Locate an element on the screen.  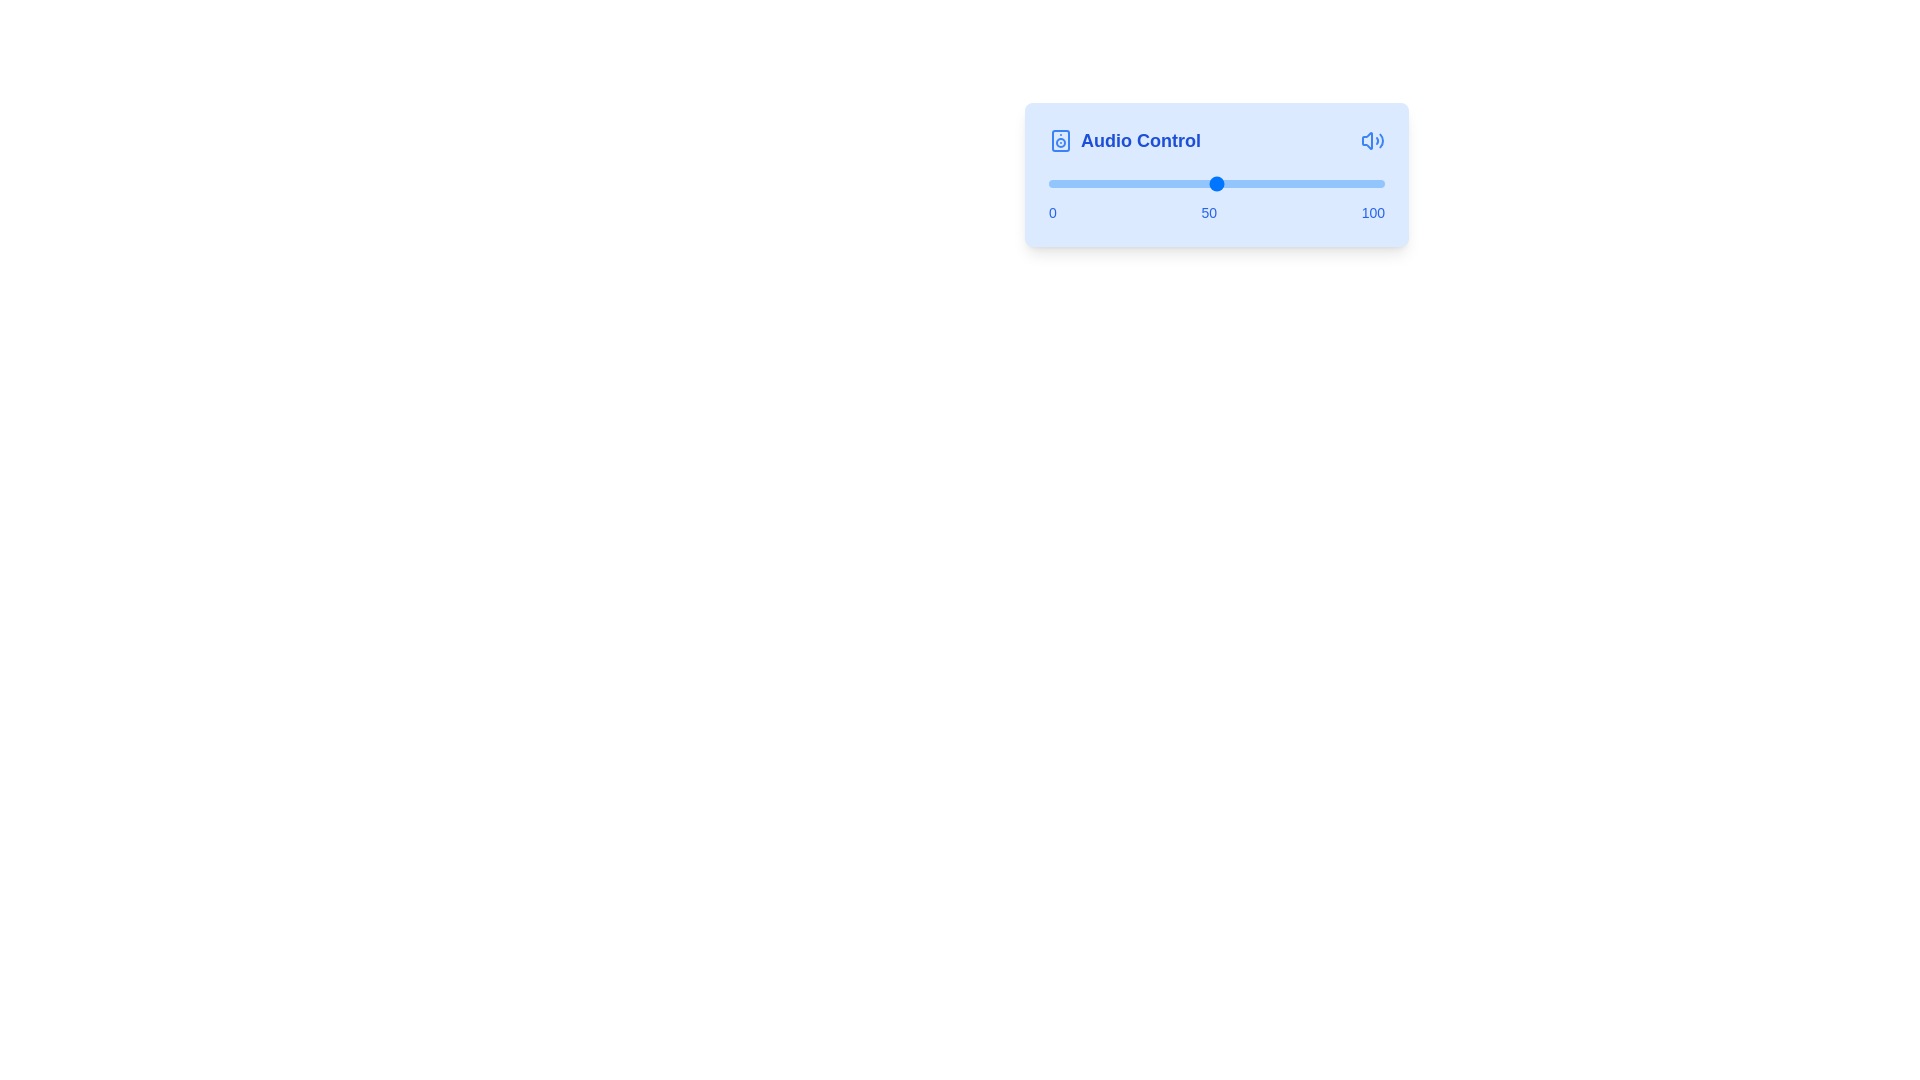
the audio level is located at coordinates (1380, 184).